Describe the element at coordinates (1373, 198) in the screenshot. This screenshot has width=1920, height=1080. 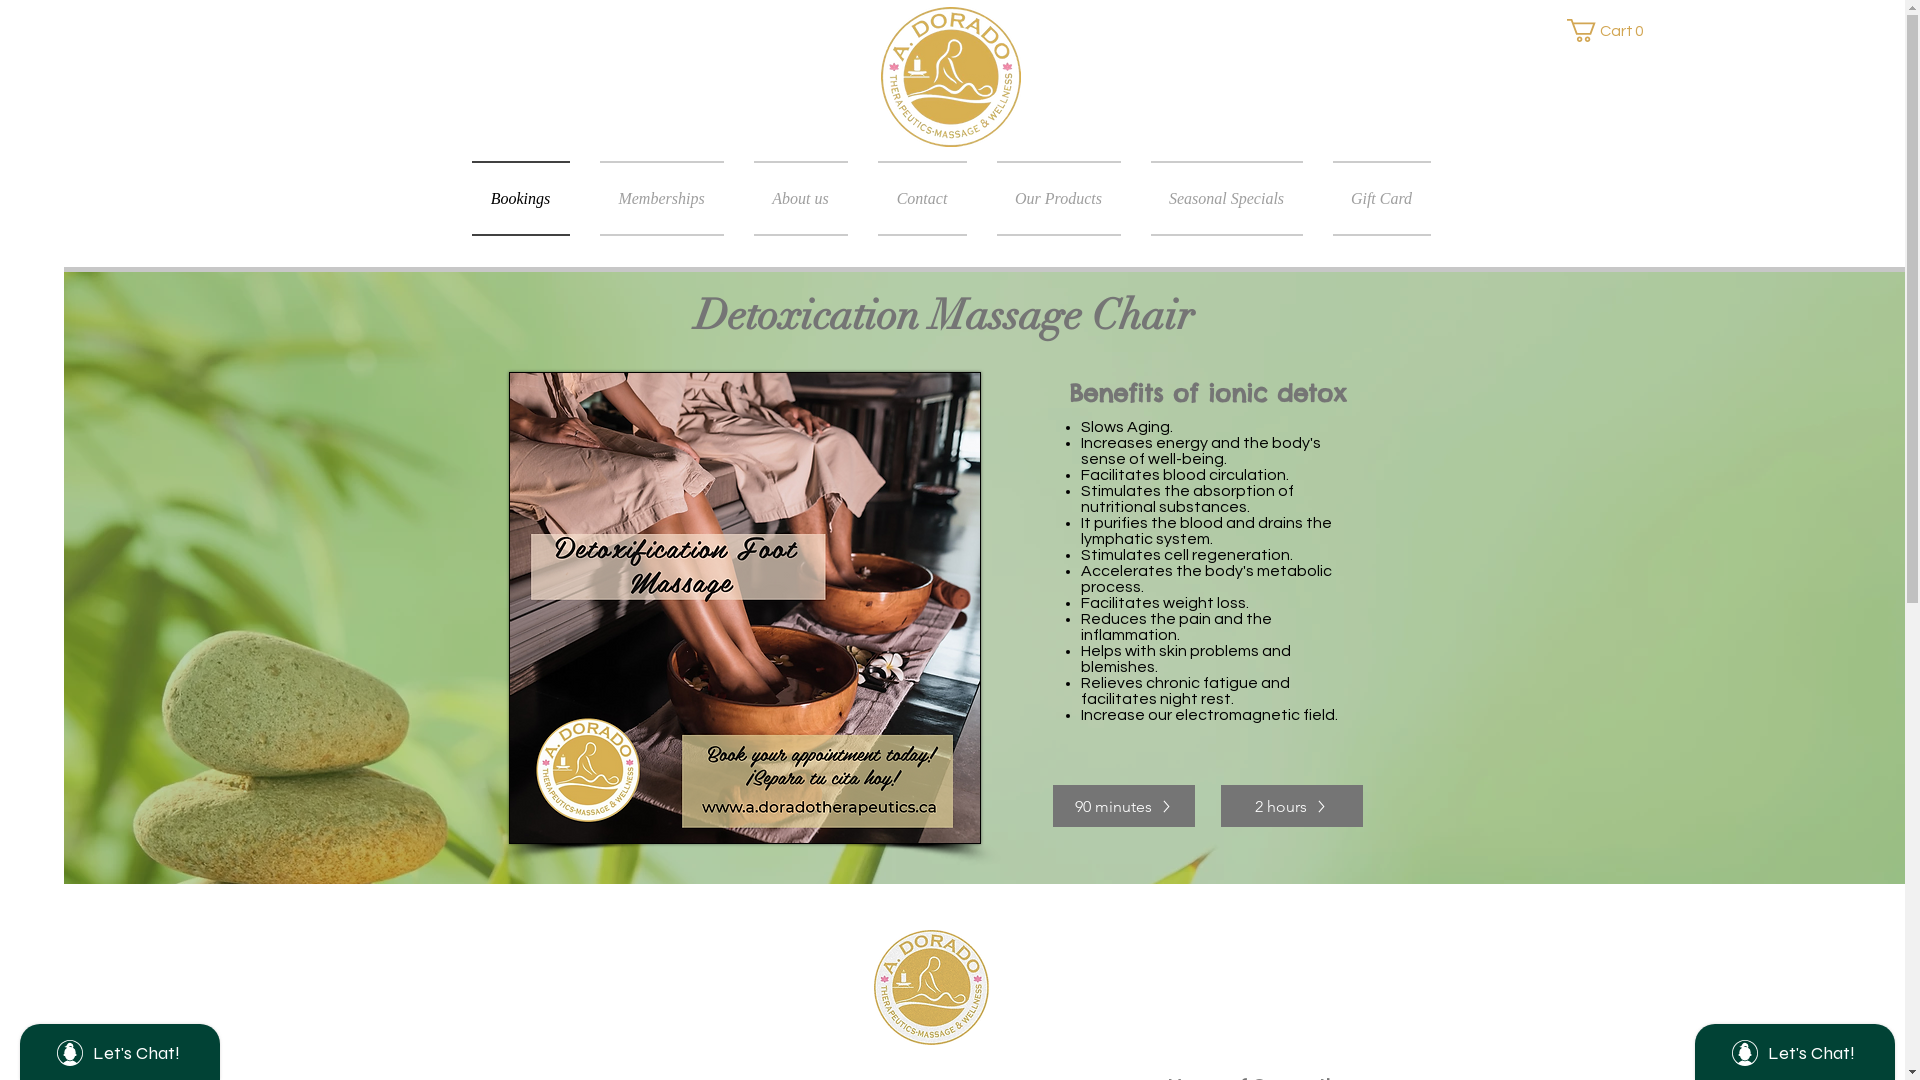
I see `'Gift Card'` at that location.